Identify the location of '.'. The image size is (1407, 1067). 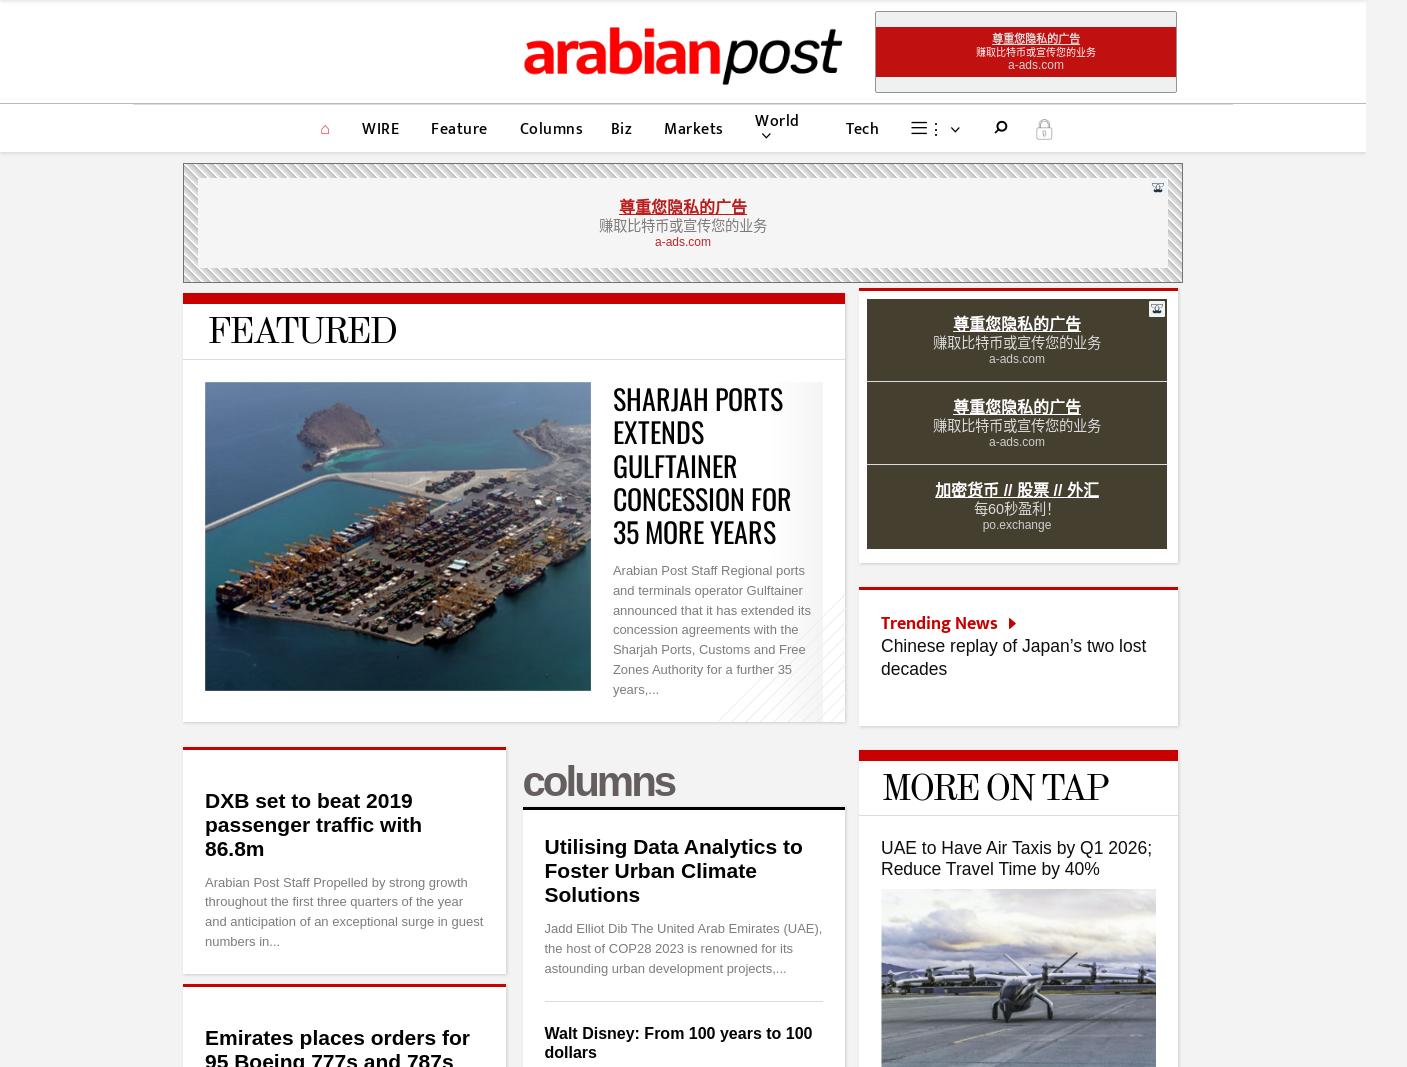
(1041, 127).